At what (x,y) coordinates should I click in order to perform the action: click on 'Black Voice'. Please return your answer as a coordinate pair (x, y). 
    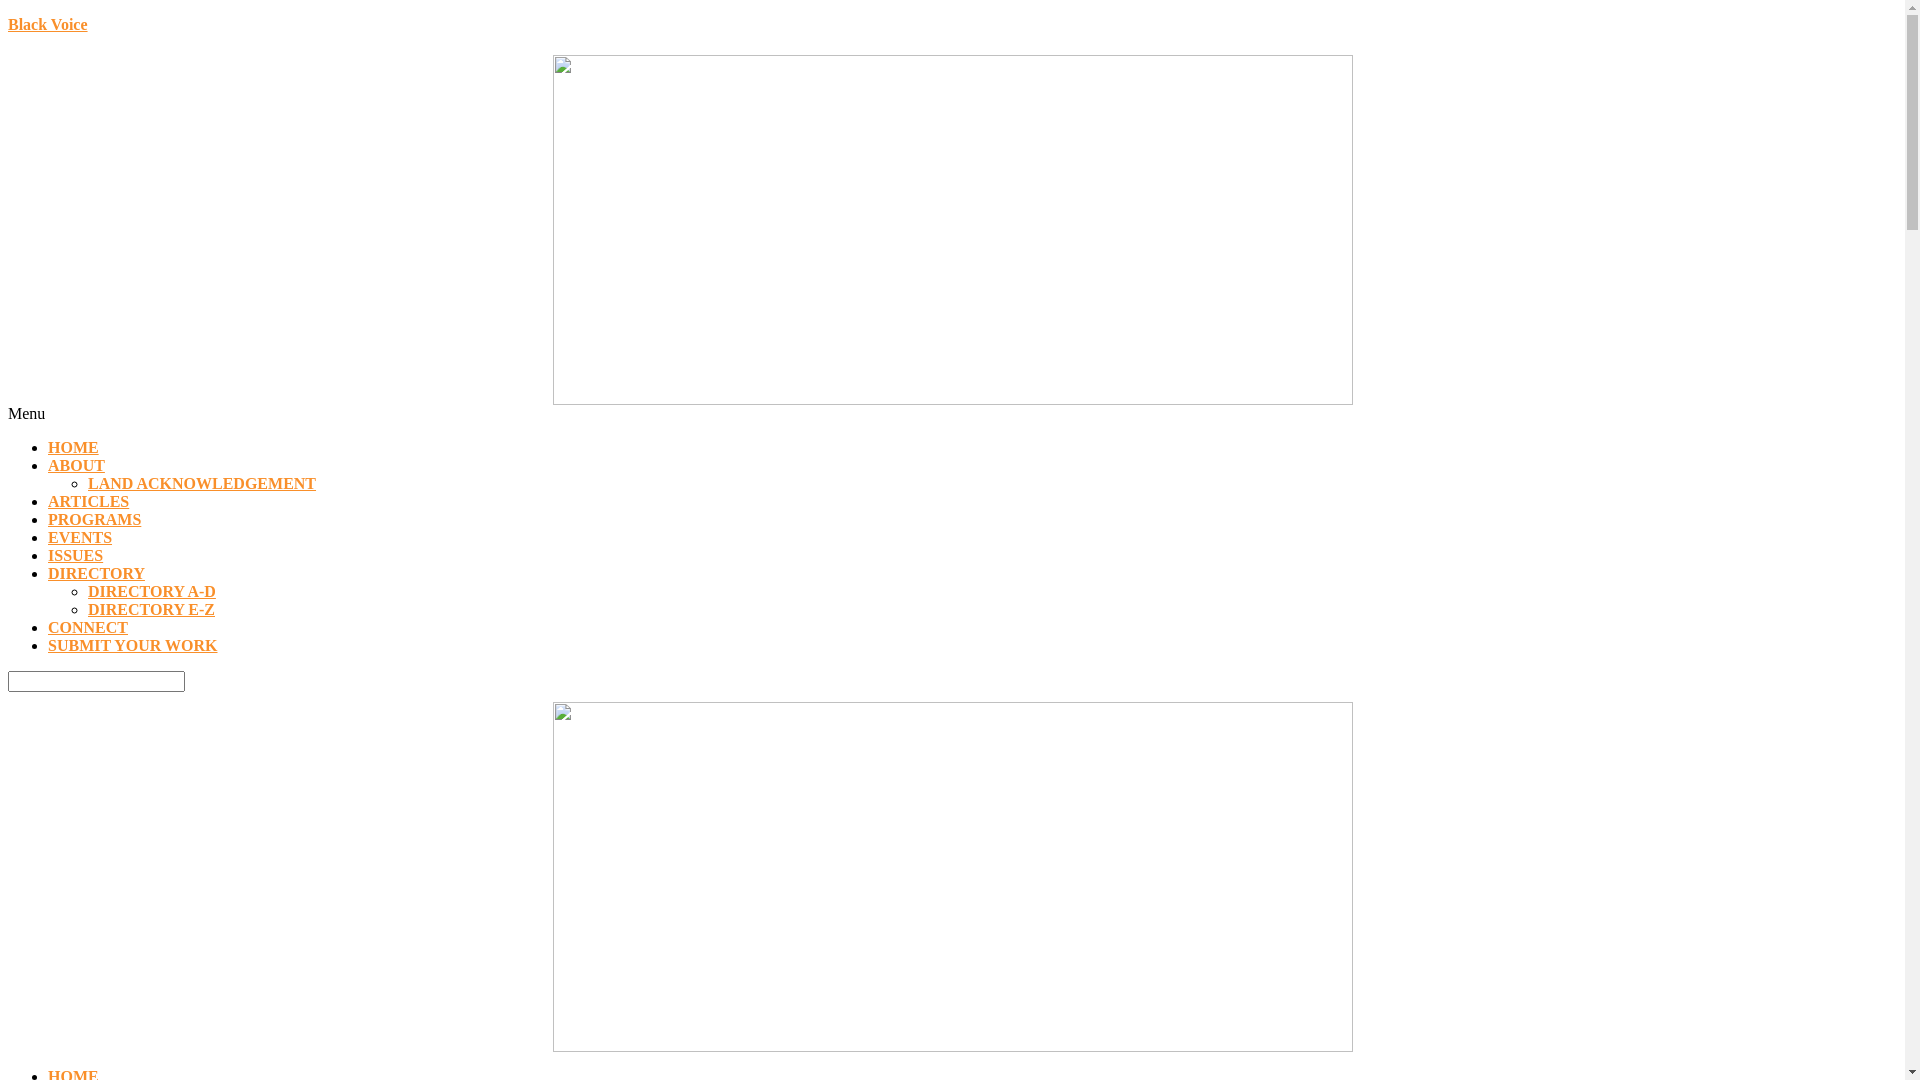
    Looking at the image, I should click on (48, 24).